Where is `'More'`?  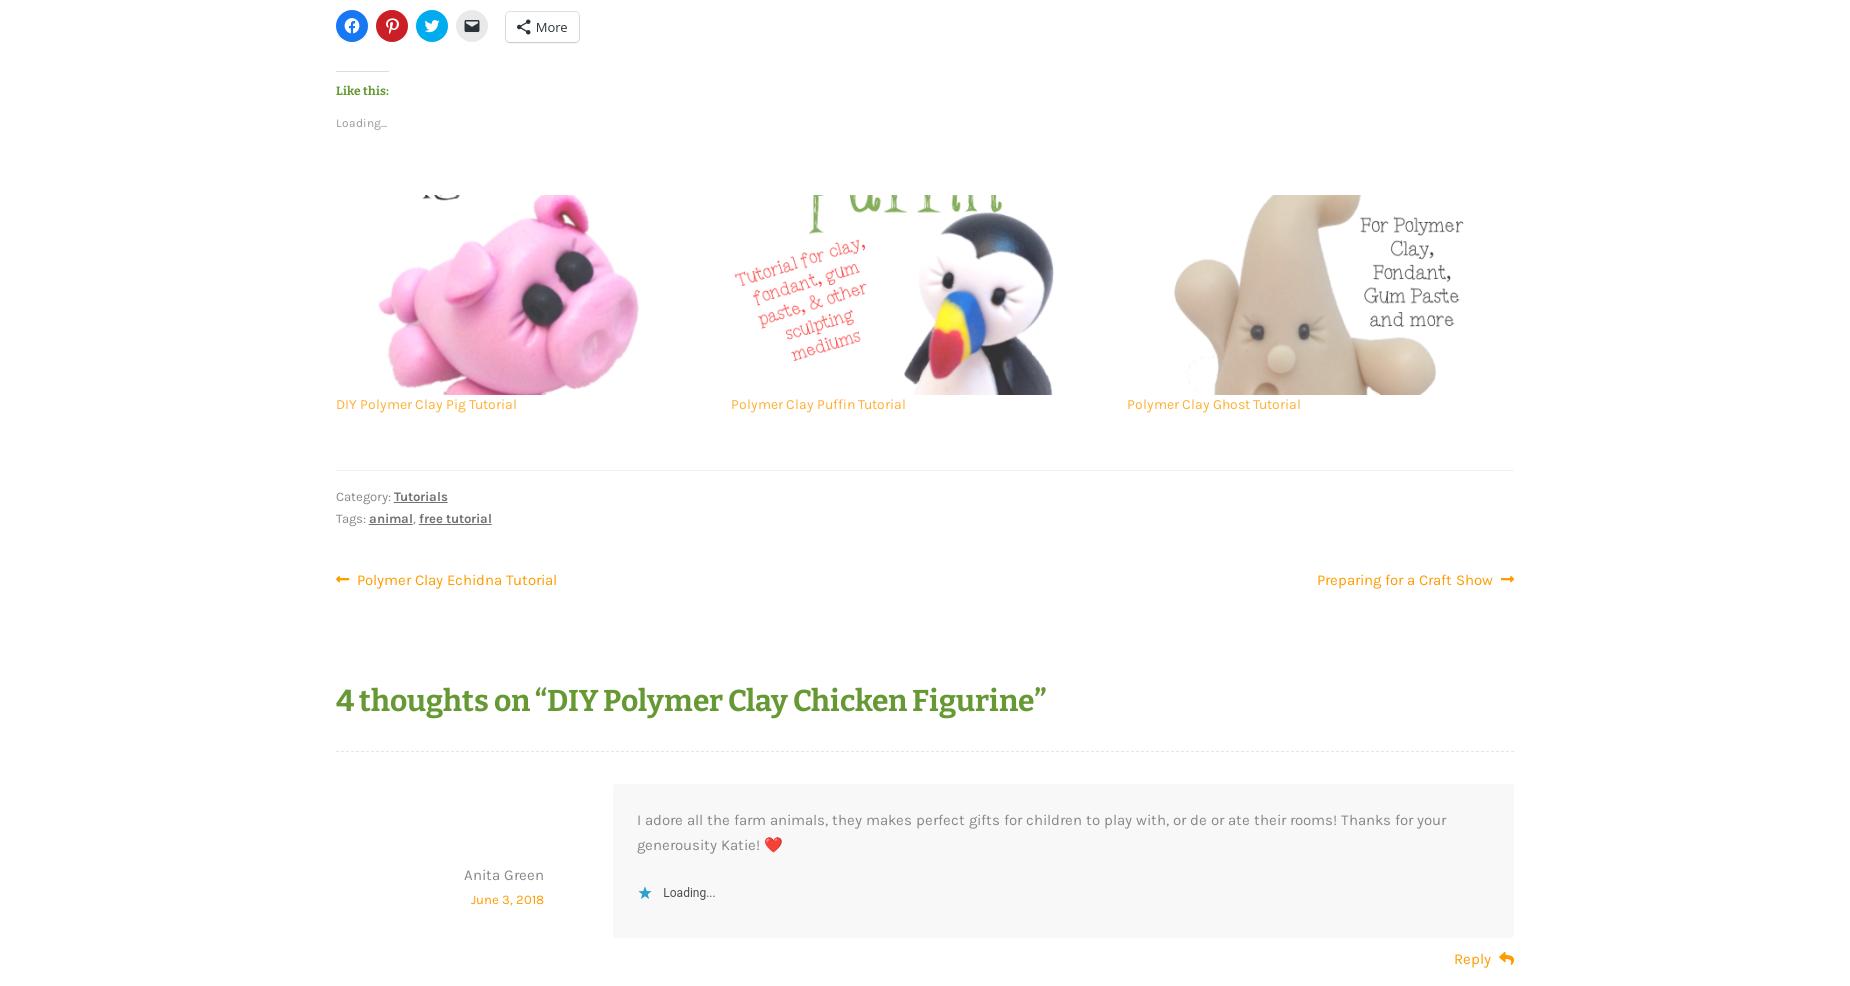
'More' is located at coordinates (550, 25).